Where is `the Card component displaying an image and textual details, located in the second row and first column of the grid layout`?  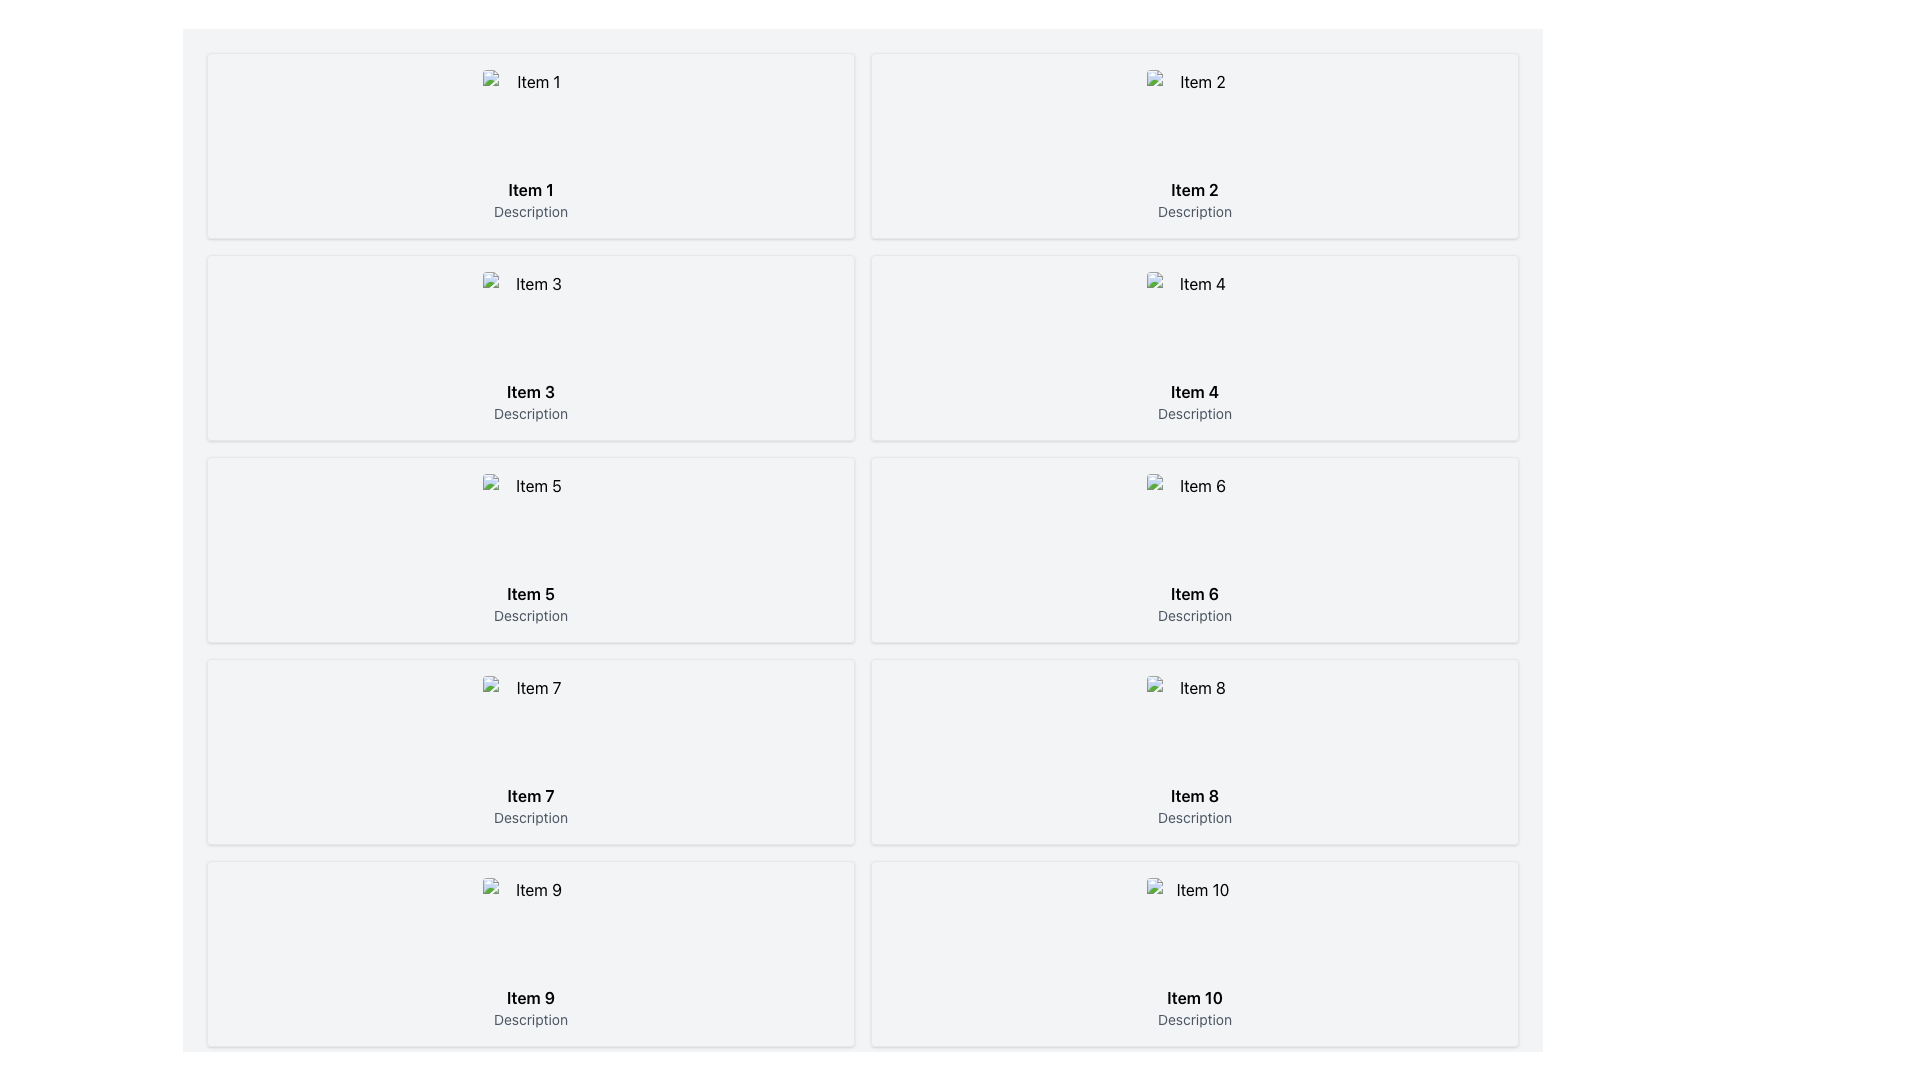 the Card component displaying an image and textual details, located in the second row and first column of the grid layout is located at coordinates (531, 346).